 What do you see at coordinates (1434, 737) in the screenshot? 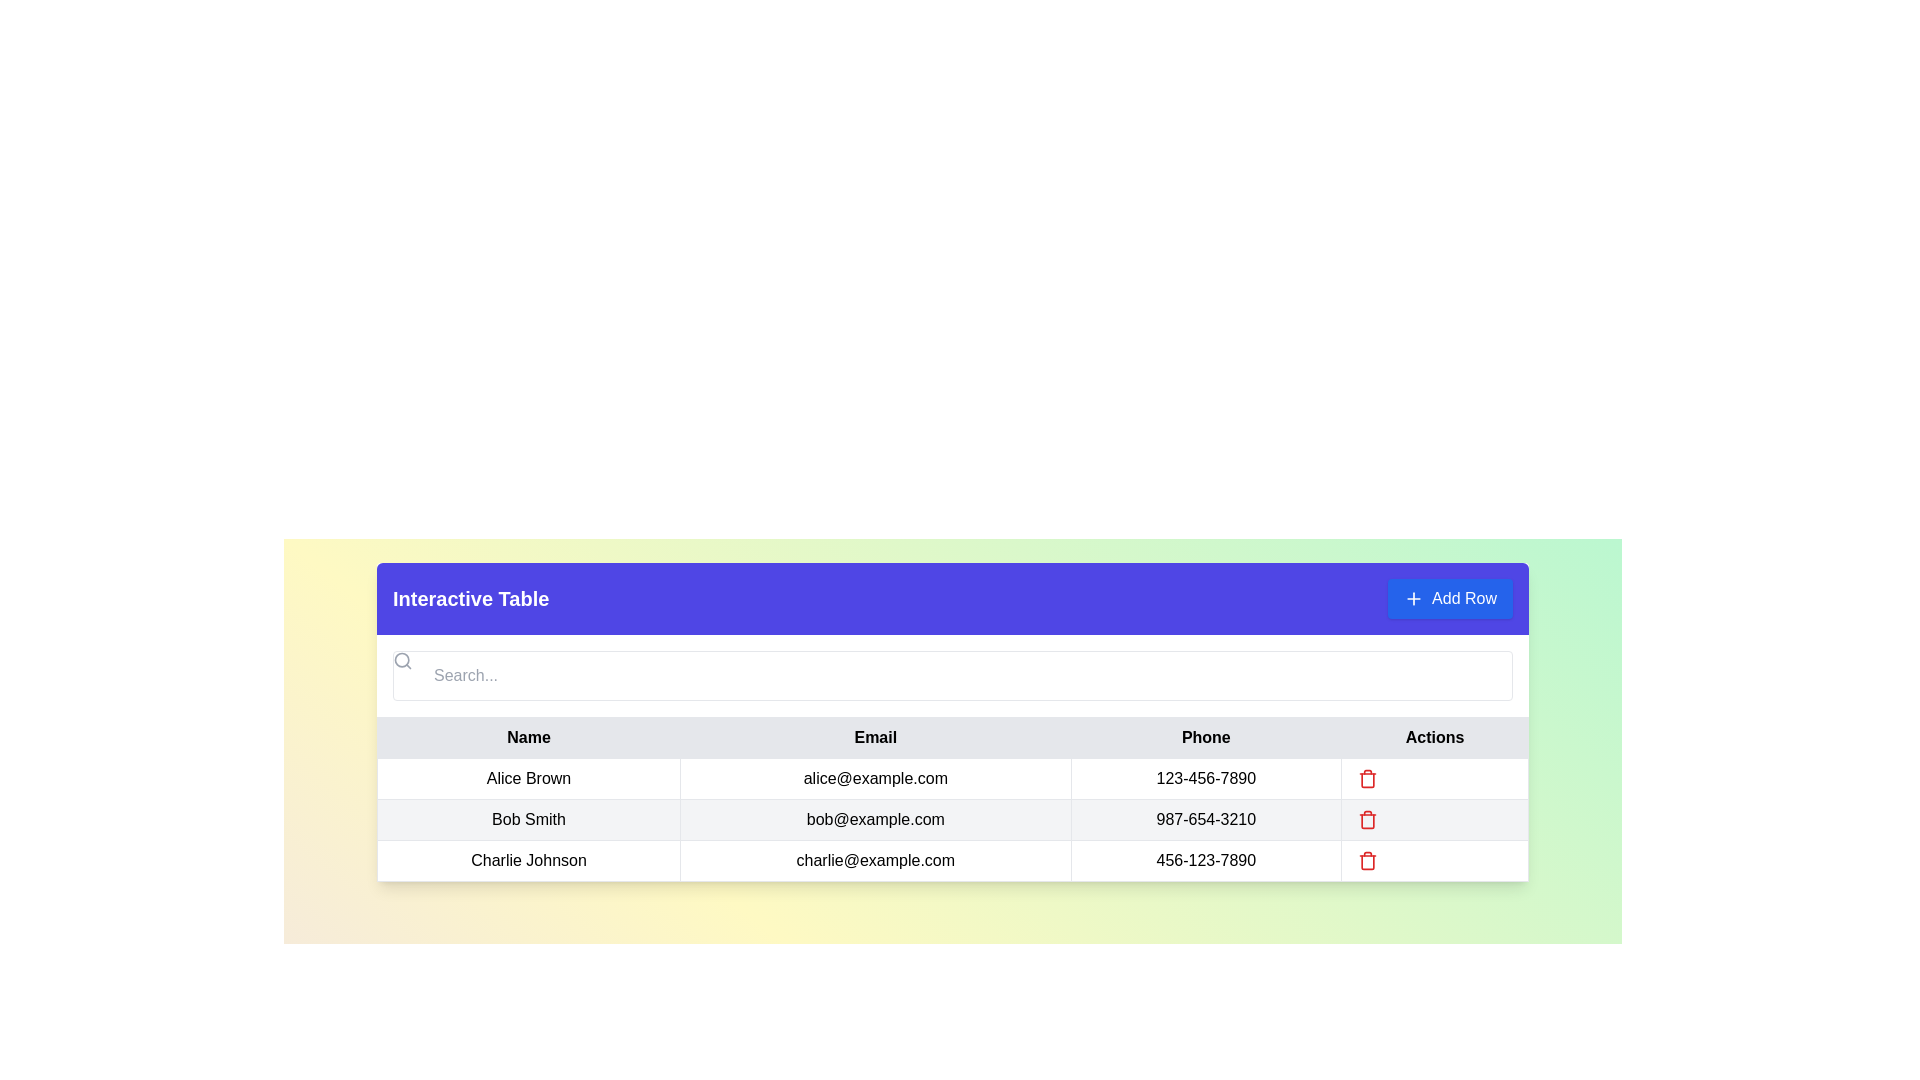
I see `the fourth column header of the table, which is positioned to the right of the 'Phone' header` at bounding box center [1434, 737].